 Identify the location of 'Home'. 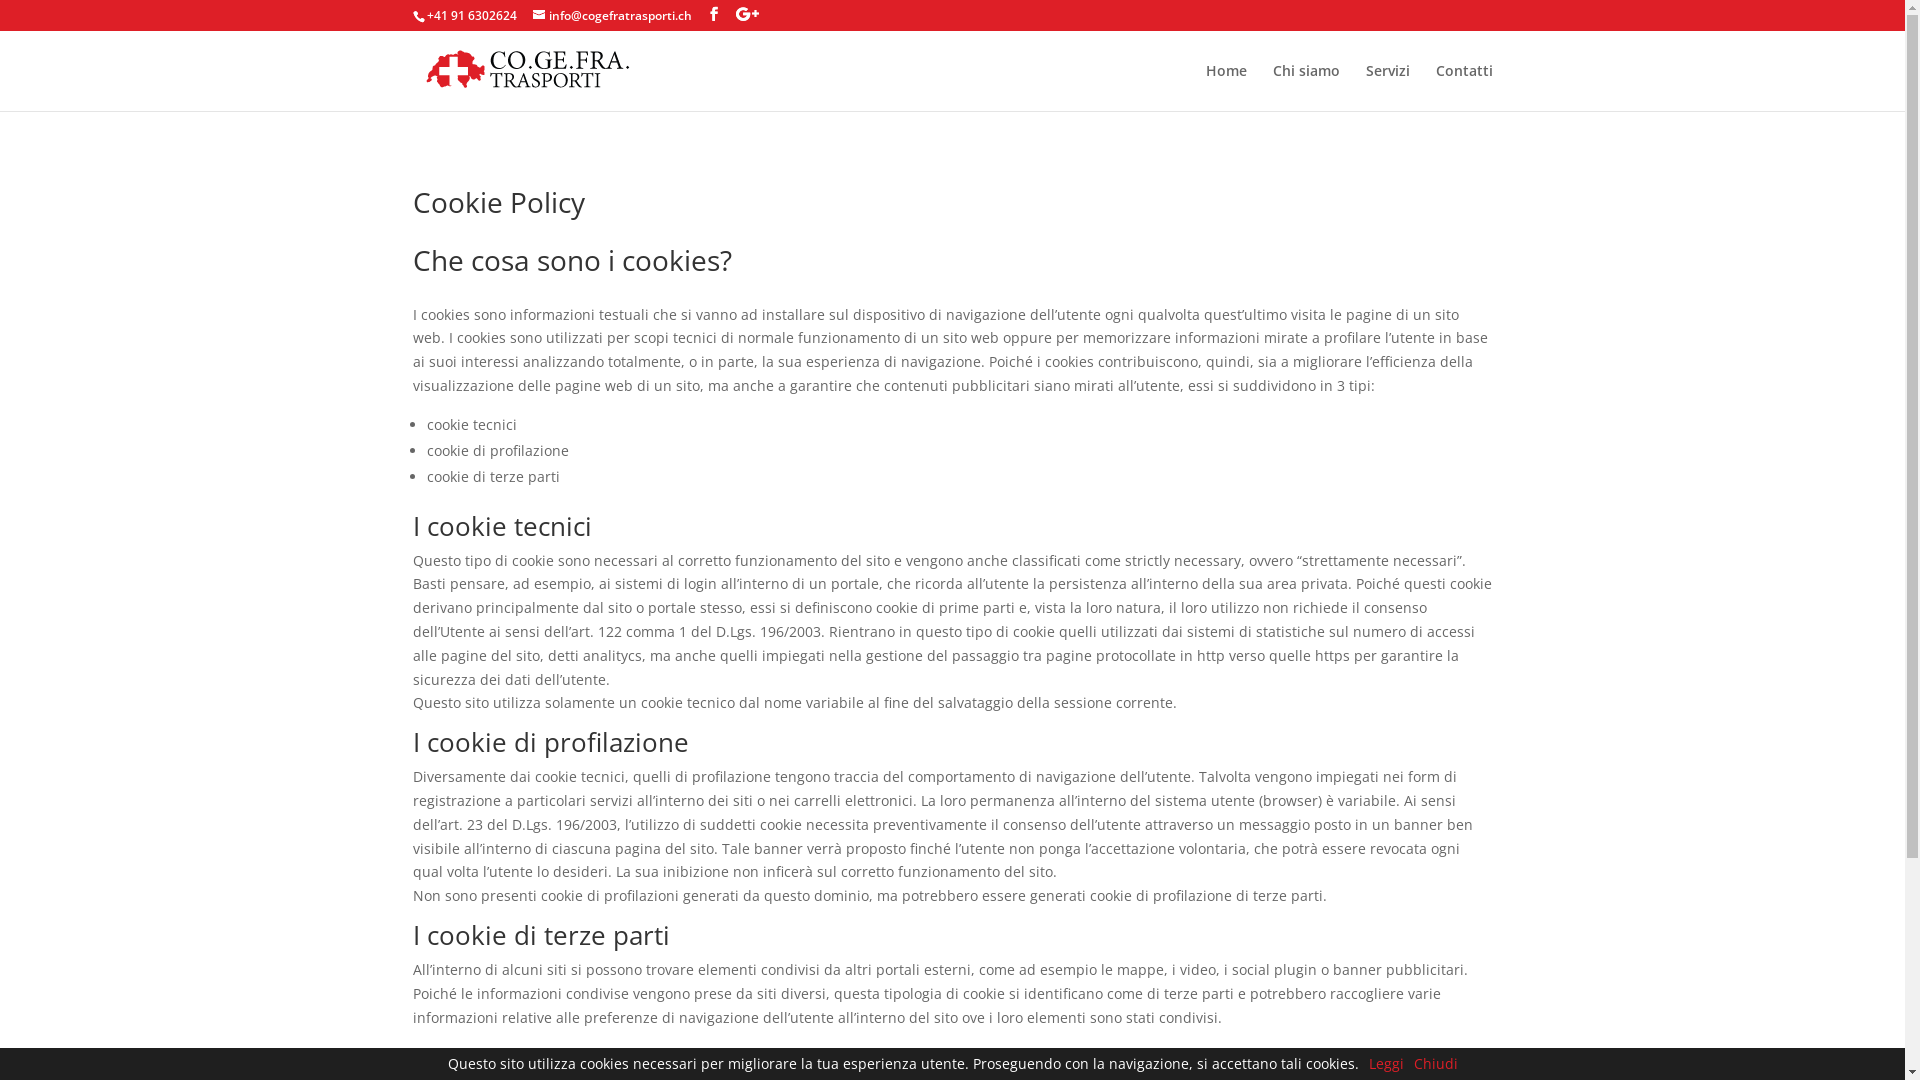
(1225, 86).